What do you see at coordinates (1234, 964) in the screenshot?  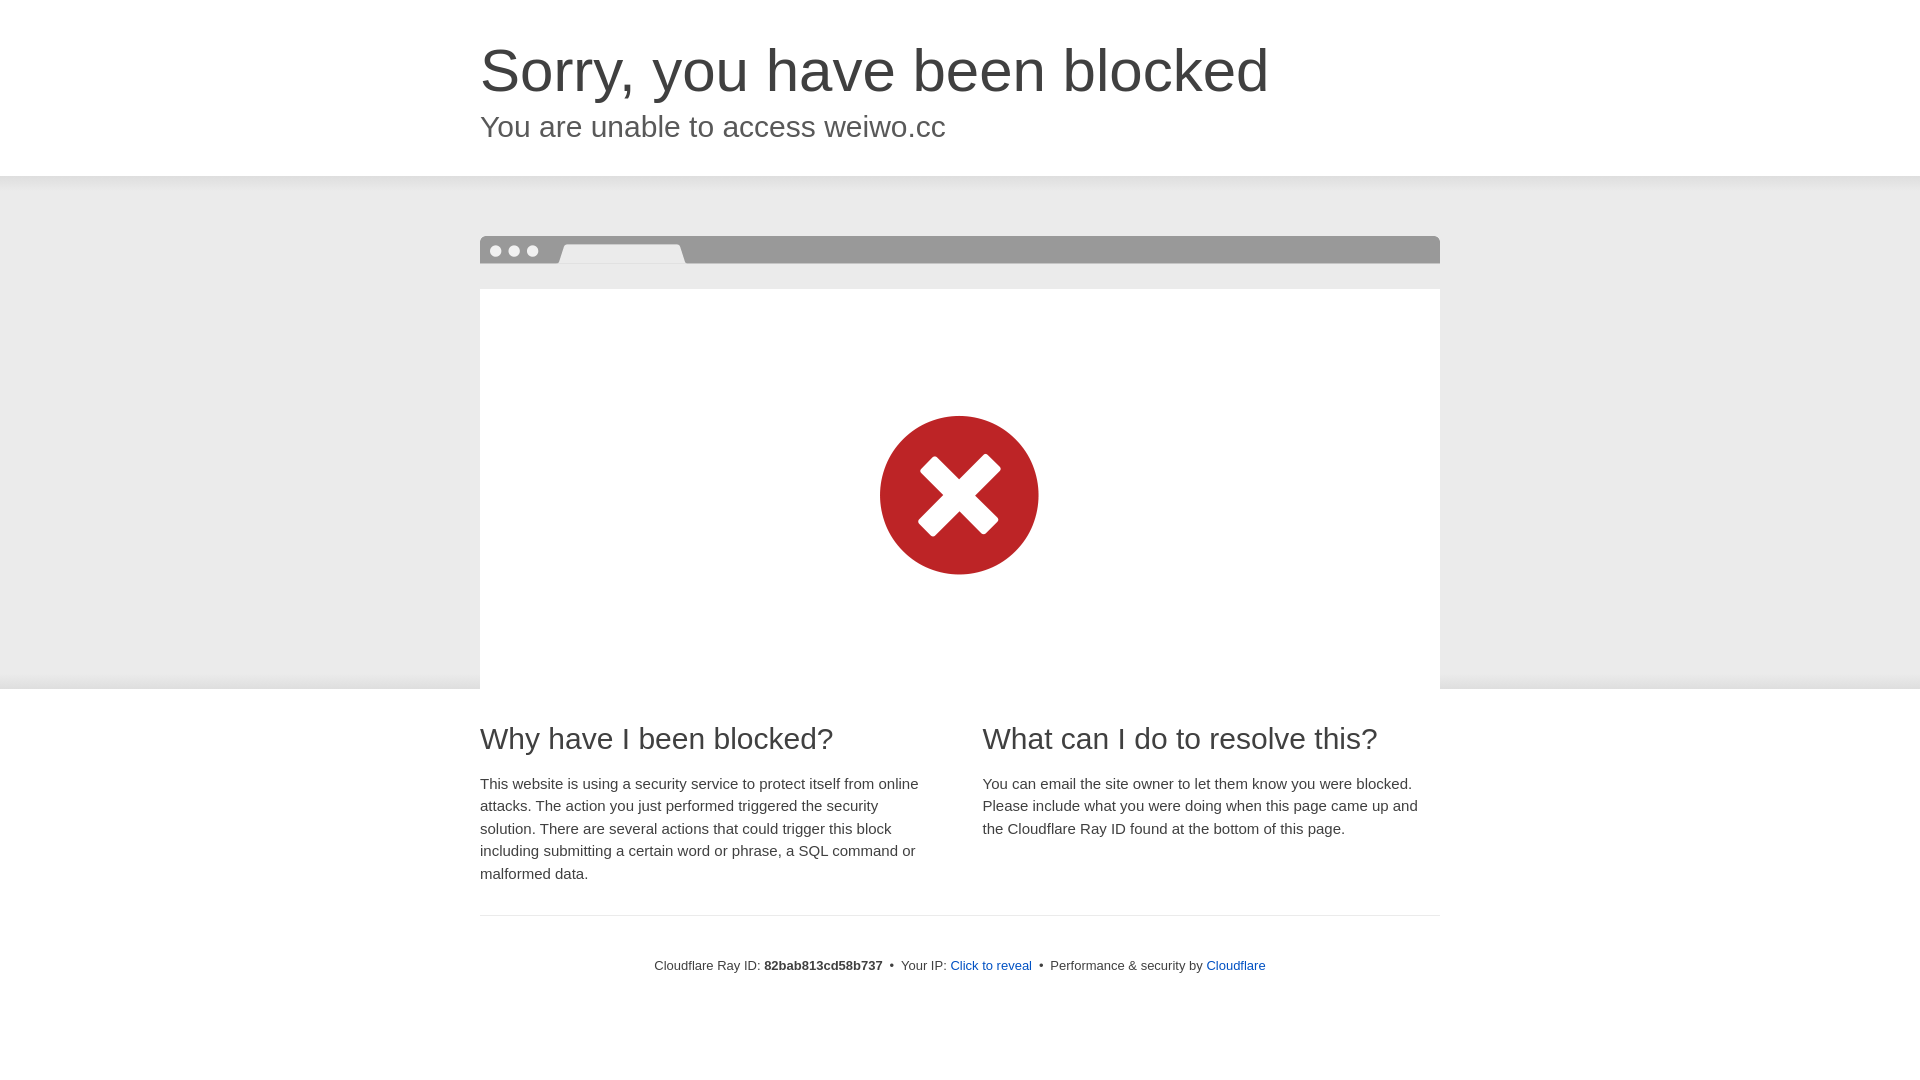 I see `'Cloudflare'` at bounding box center [1234, 964].